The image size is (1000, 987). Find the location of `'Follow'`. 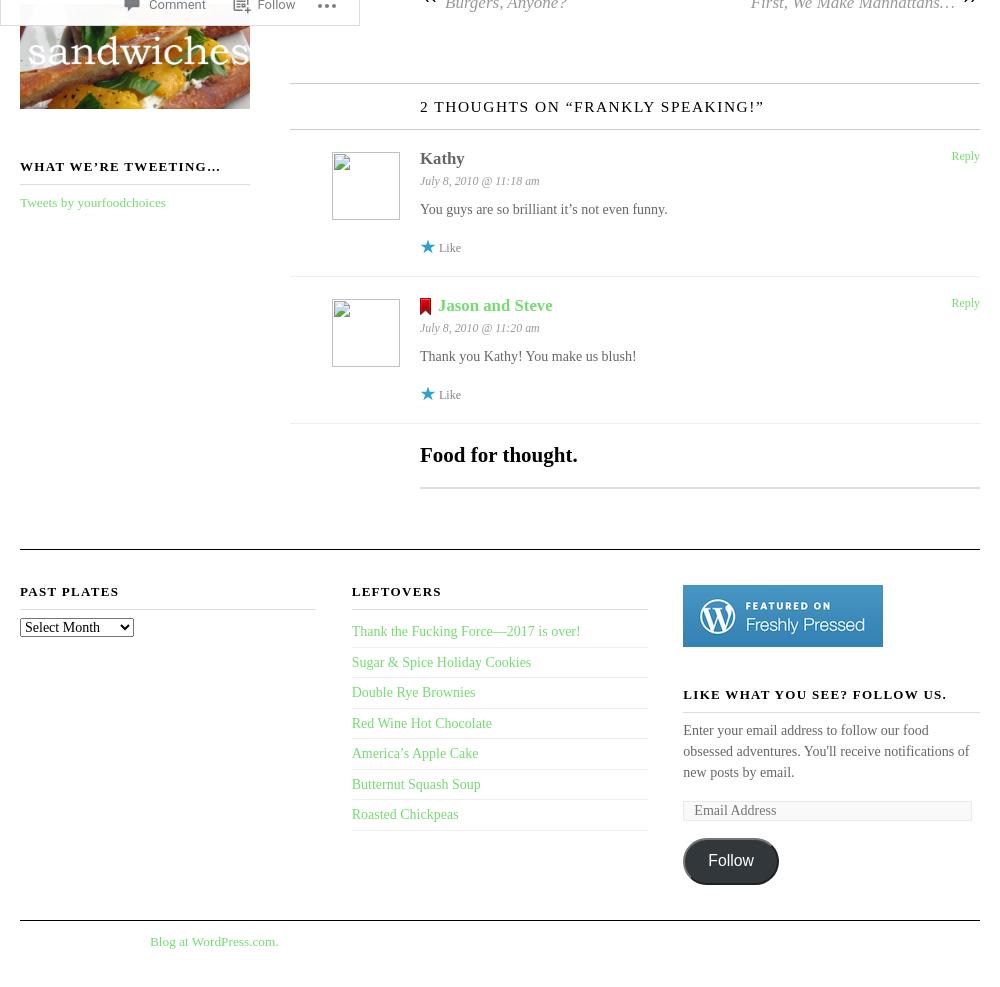

'Follow' is located at coordinates (729, 859).